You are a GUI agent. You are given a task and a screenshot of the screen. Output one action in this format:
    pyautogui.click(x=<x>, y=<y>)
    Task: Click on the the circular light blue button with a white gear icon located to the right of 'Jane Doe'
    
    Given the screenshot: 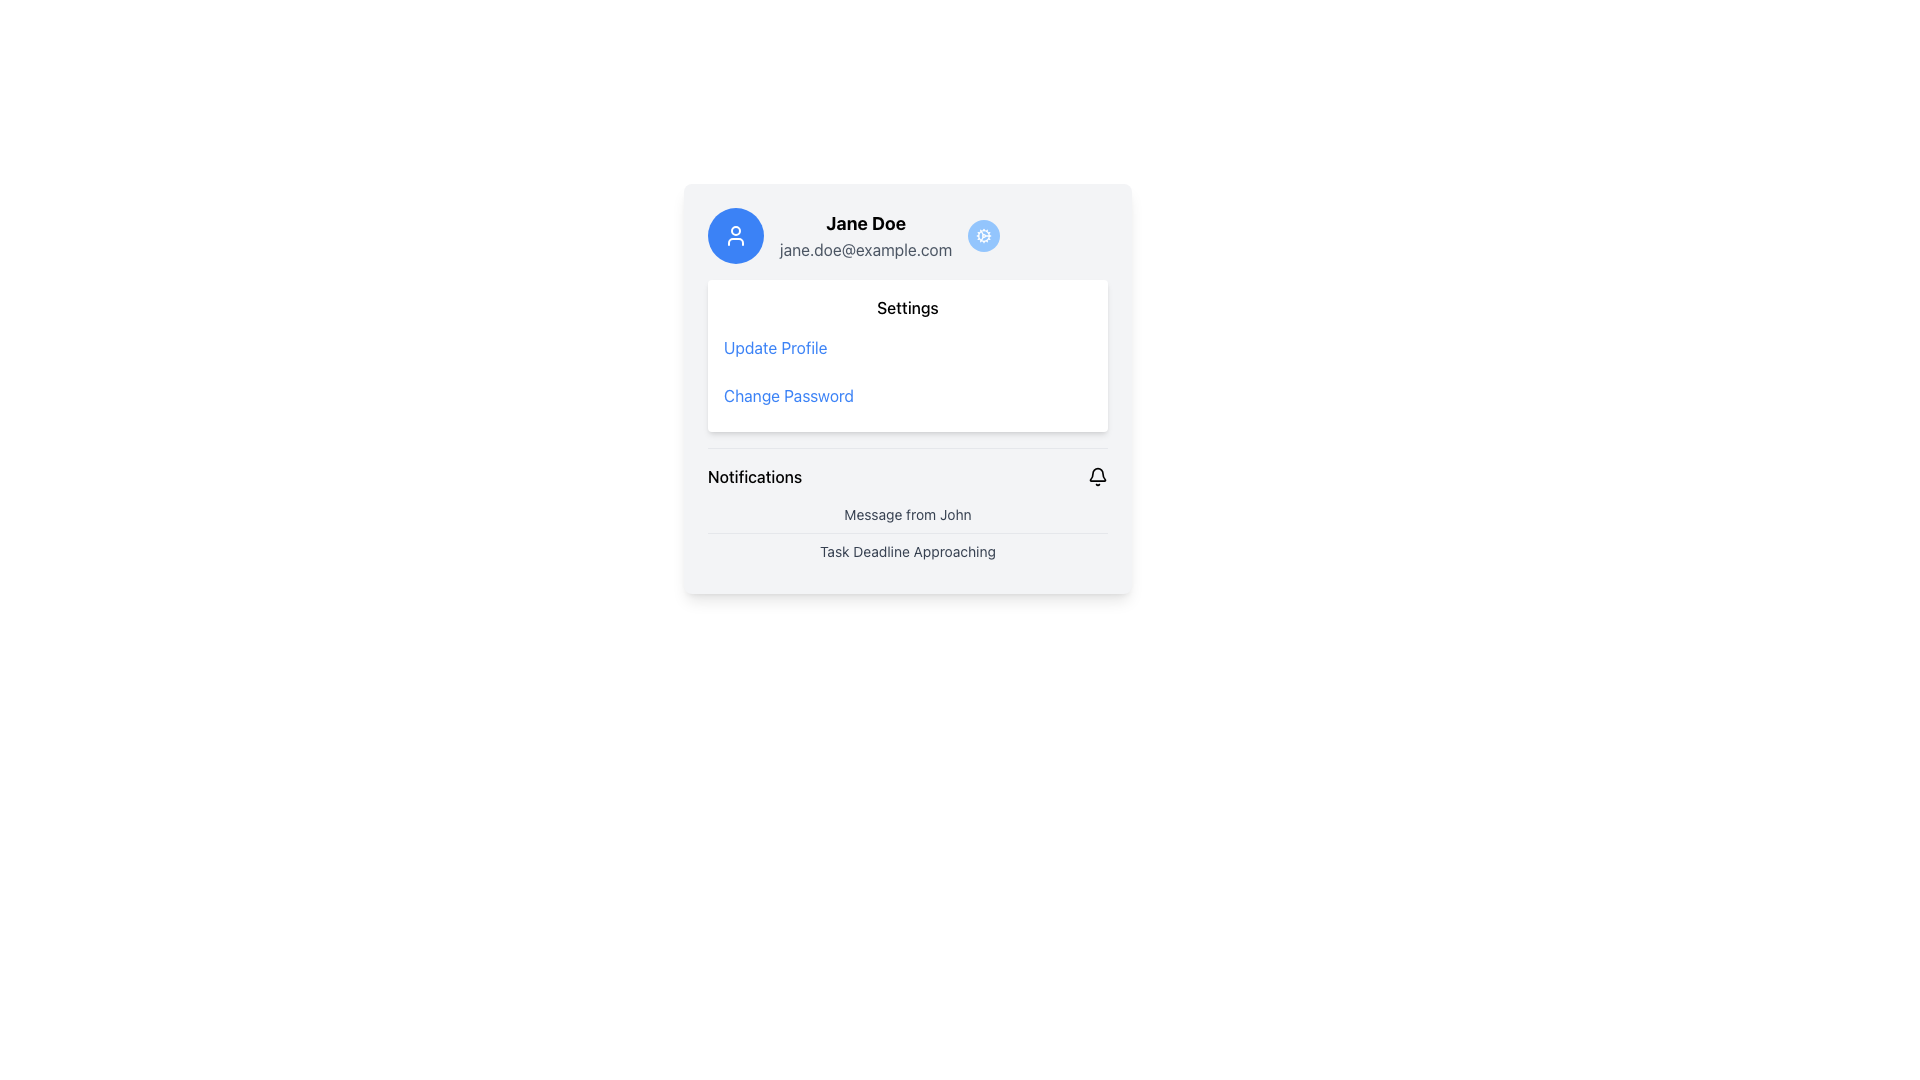 What is the action you would take?
    pyautogui.click(x=983, y=234)
    